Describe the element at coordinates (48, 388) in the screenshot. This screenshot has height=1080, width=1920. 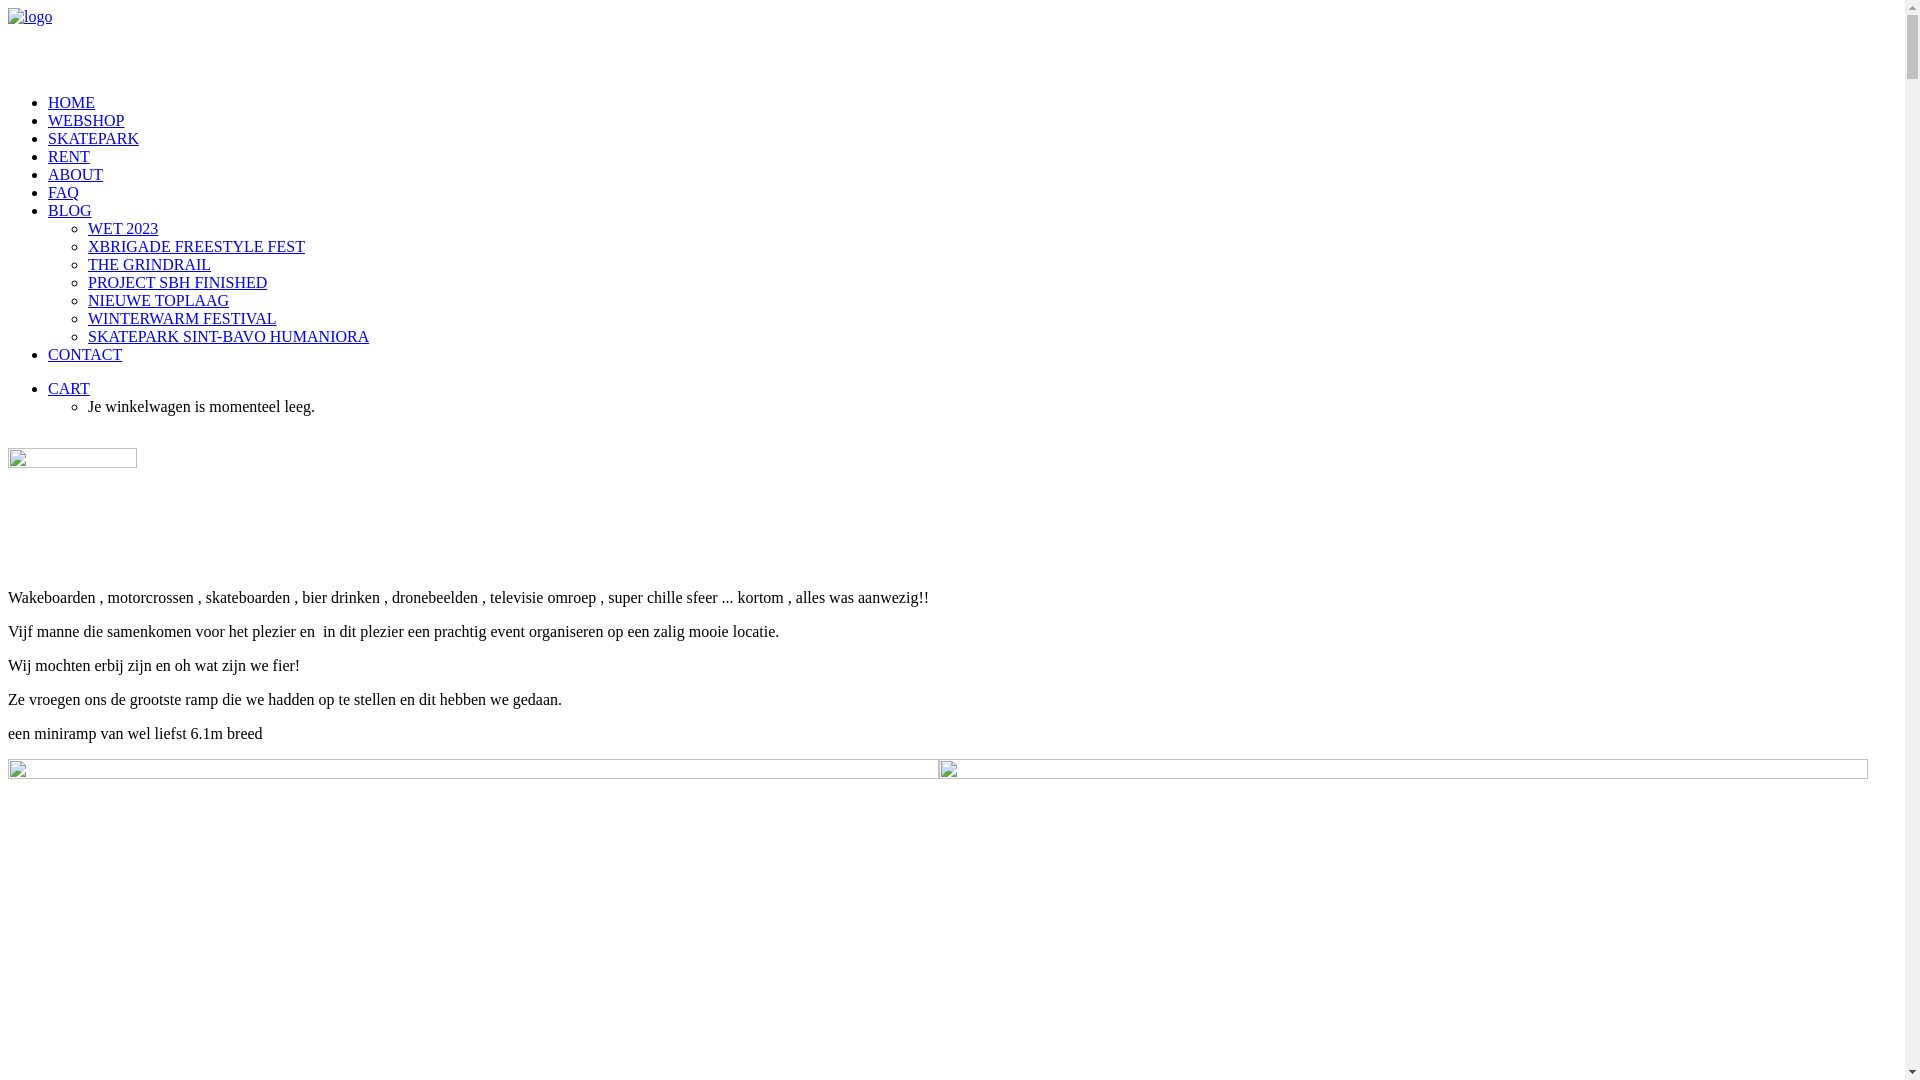
I see `'CART'` at that location.